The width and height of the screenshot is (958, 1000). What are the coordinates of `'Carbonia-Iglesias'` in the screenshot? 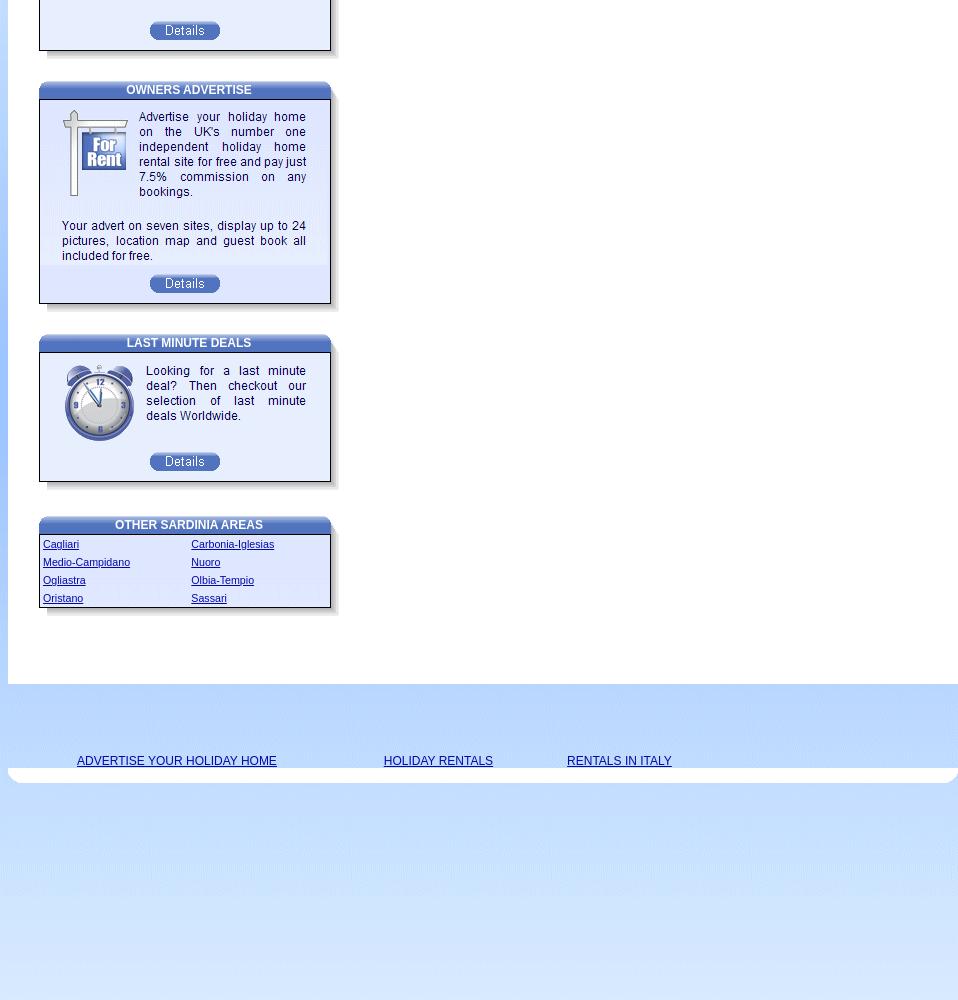 It's located at (231, 544).